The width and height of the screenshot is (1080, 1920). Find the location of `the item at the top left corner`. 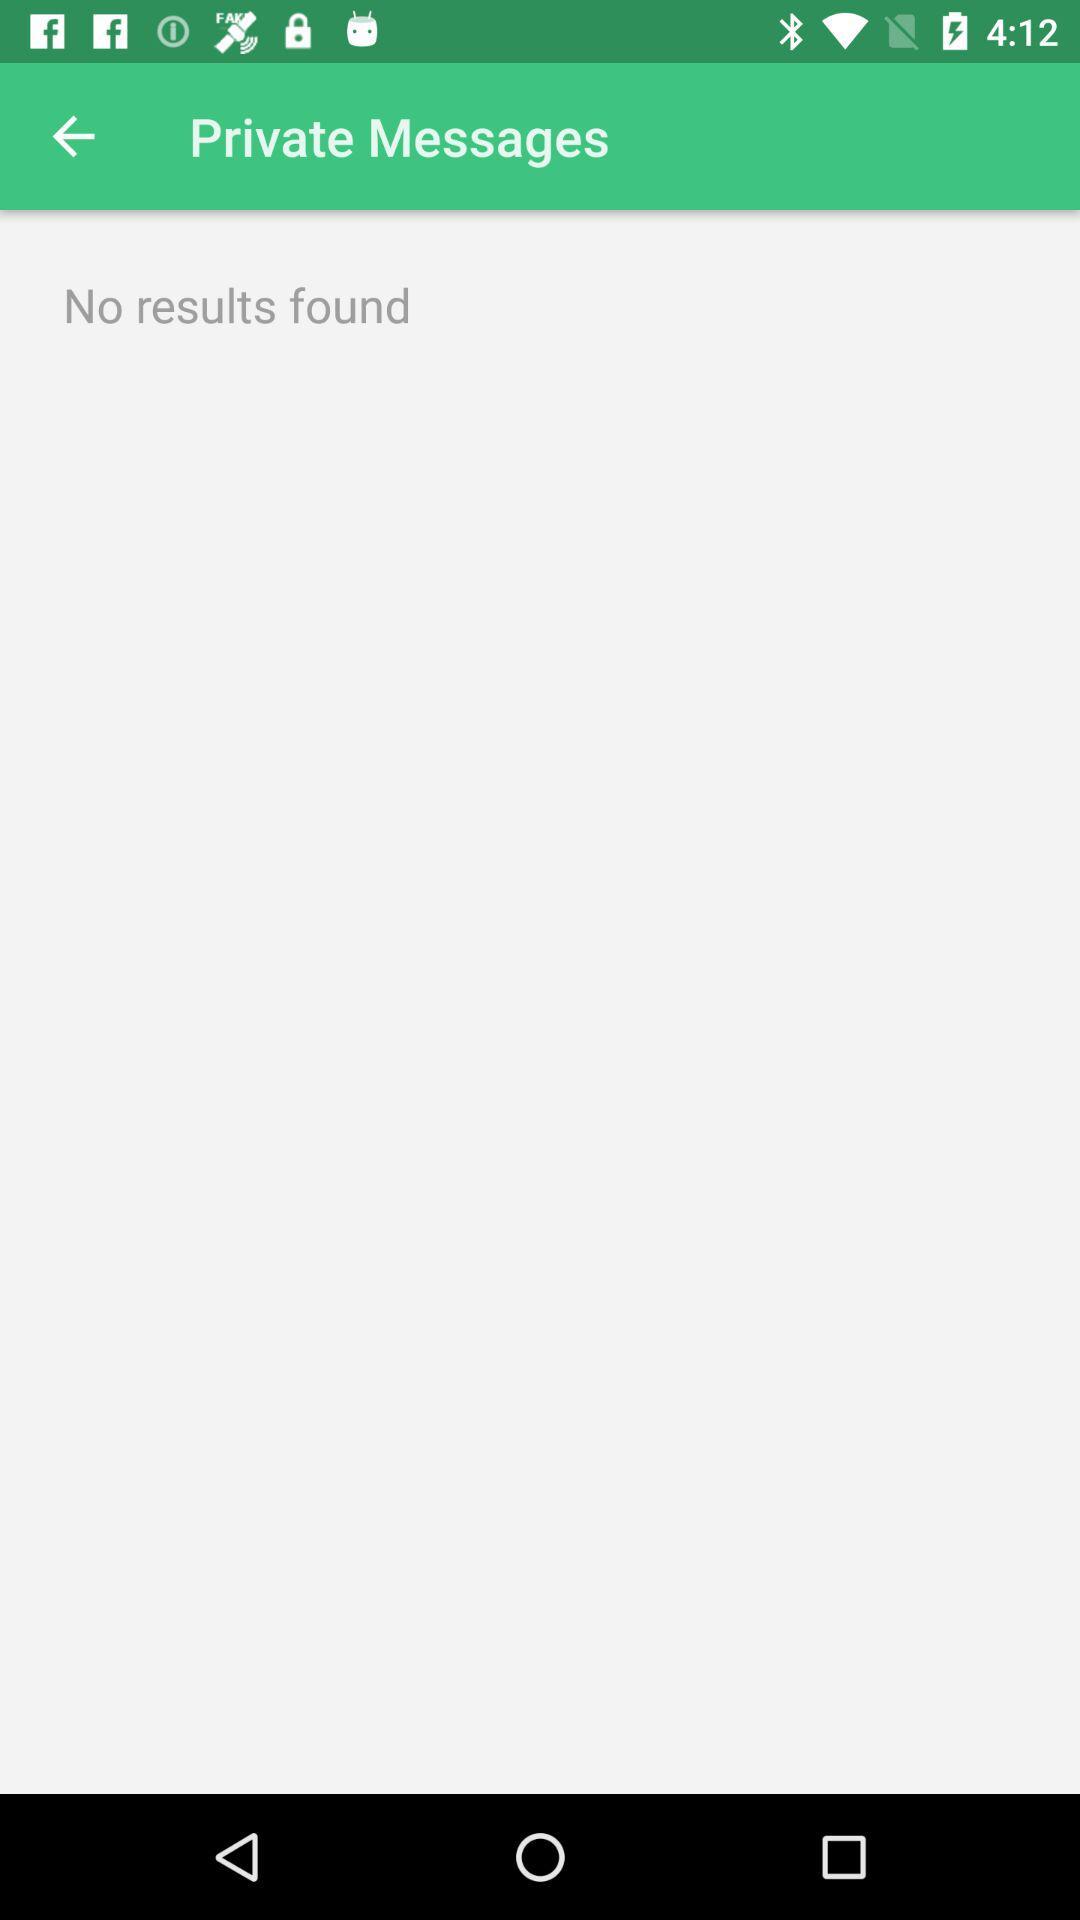

the item at the top left corner is located at coordinates (72, 135).